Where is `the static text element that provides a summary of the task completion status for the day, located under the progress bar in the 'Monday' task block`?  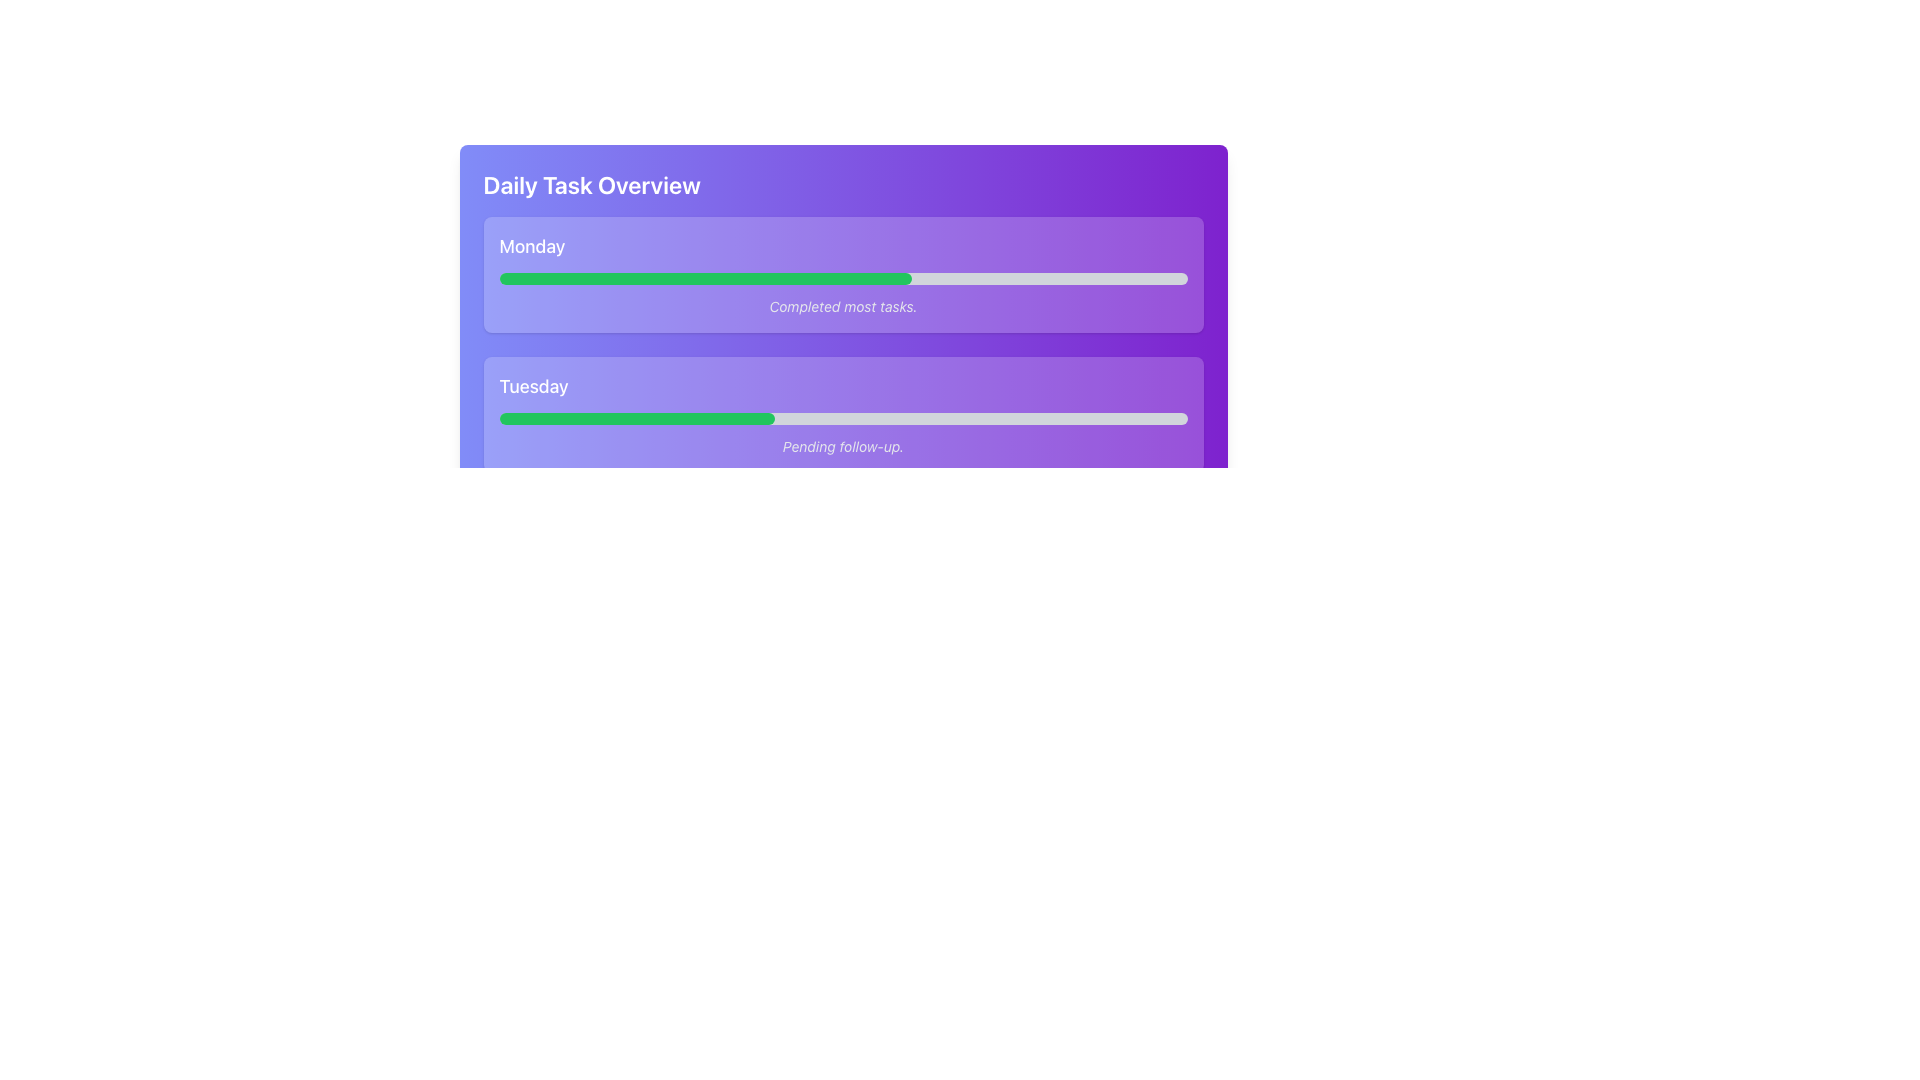
the static text element that provides a summary of the task completion status for the day, located under the progress bar in the 'Monday' task block is located at coordinates (843, 307).